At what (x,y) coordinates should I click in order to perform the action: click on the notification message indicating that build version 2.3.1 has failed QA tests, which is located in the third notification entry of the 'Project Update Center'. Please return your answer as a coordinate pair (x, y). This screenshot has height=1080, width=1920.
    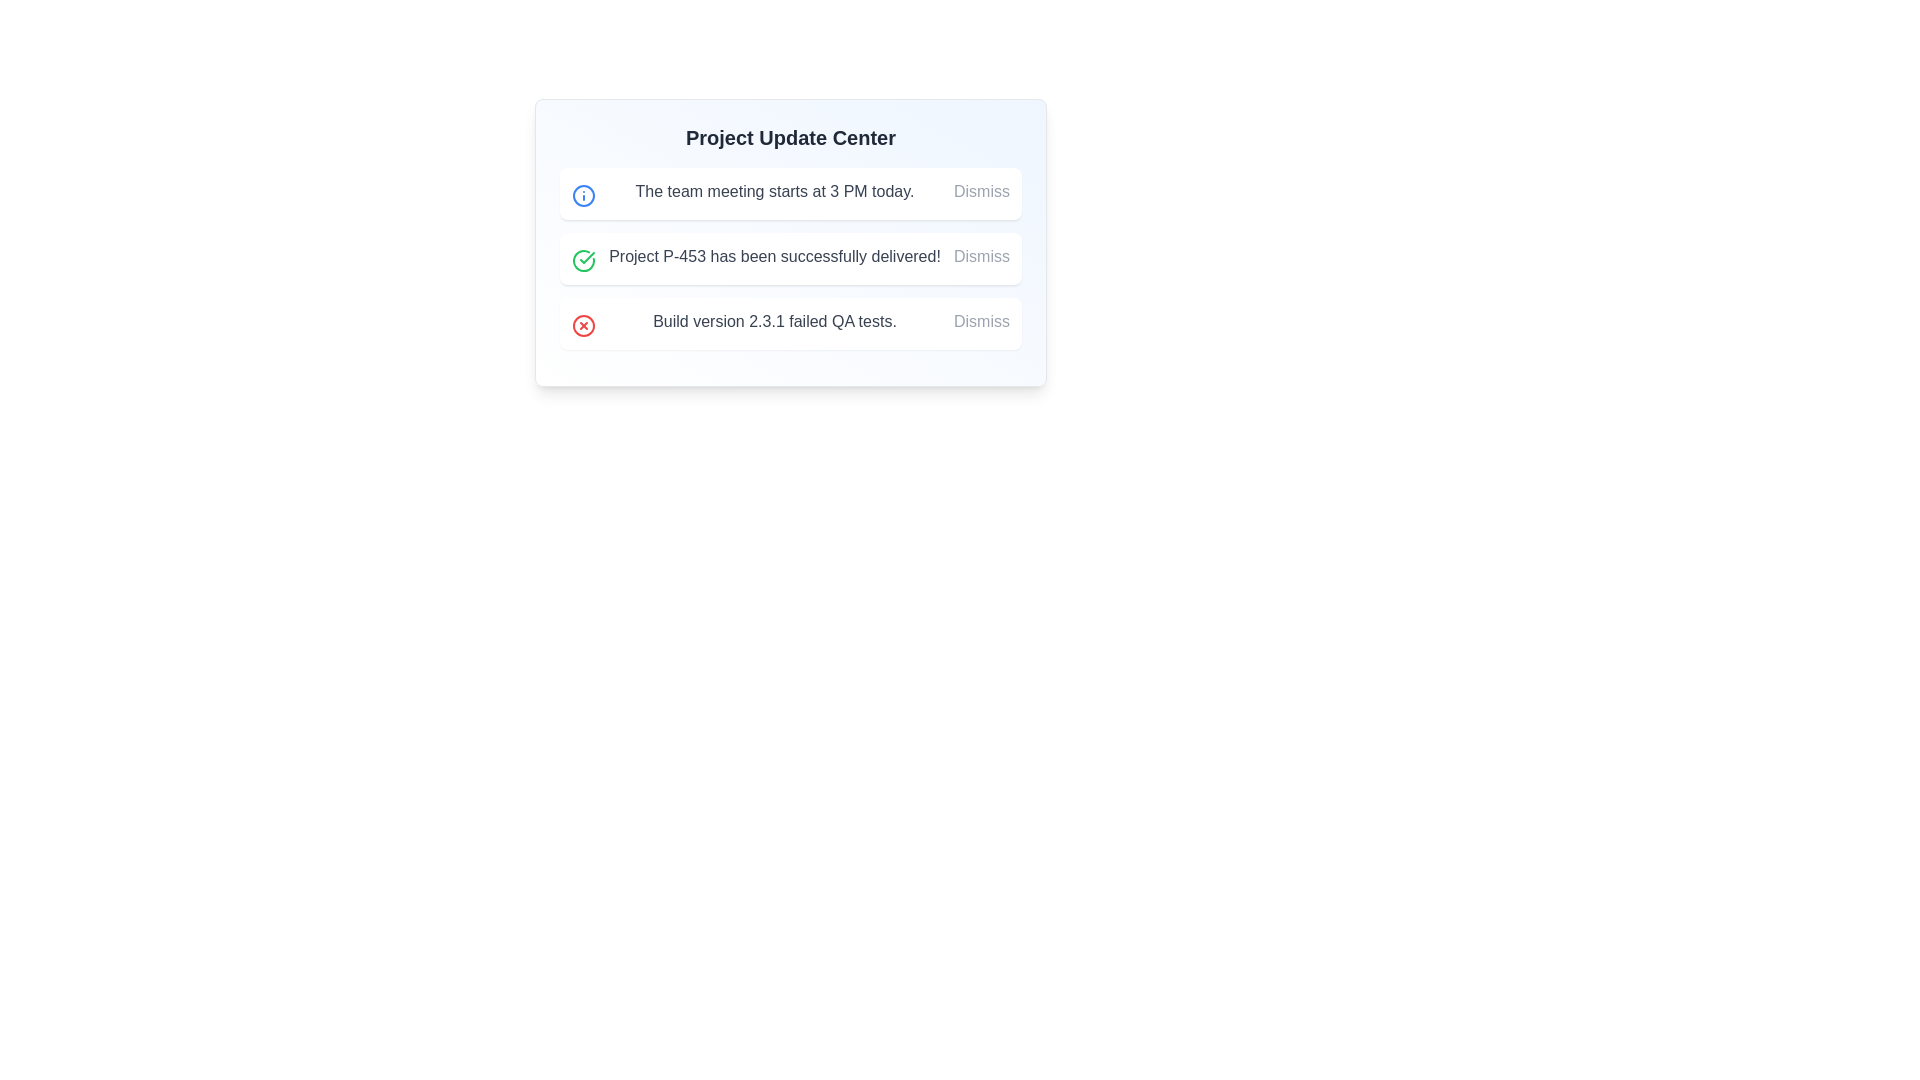
    Looking at the image, I should click on (773, 320).